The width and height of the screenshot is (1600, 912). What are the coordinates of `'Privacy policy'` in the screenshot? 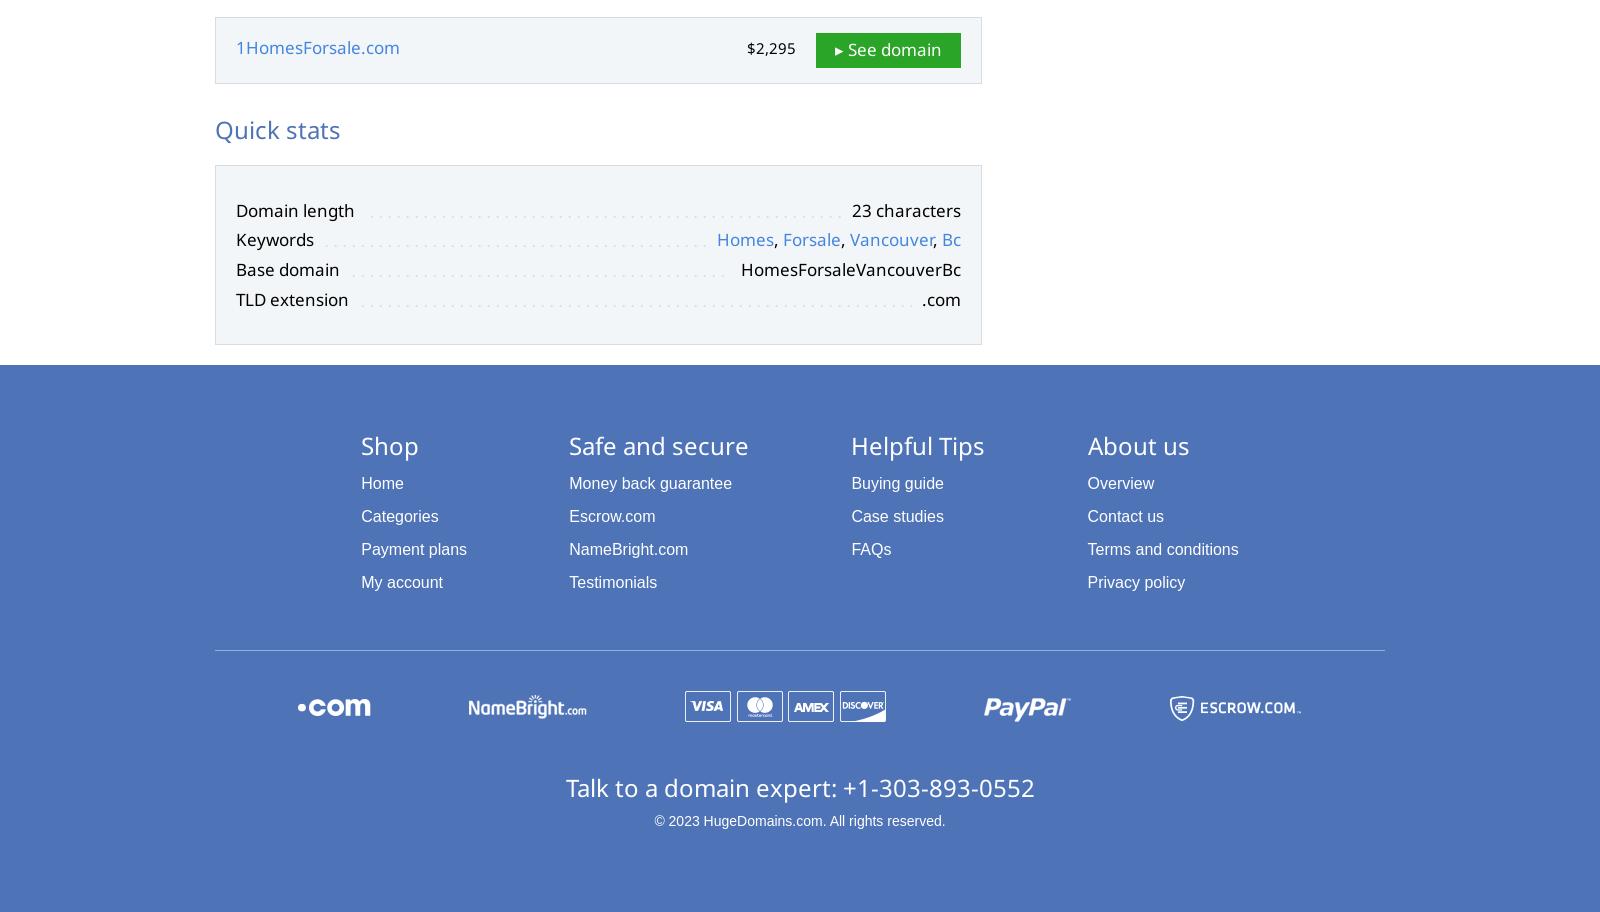 It's located at (1136, 580).